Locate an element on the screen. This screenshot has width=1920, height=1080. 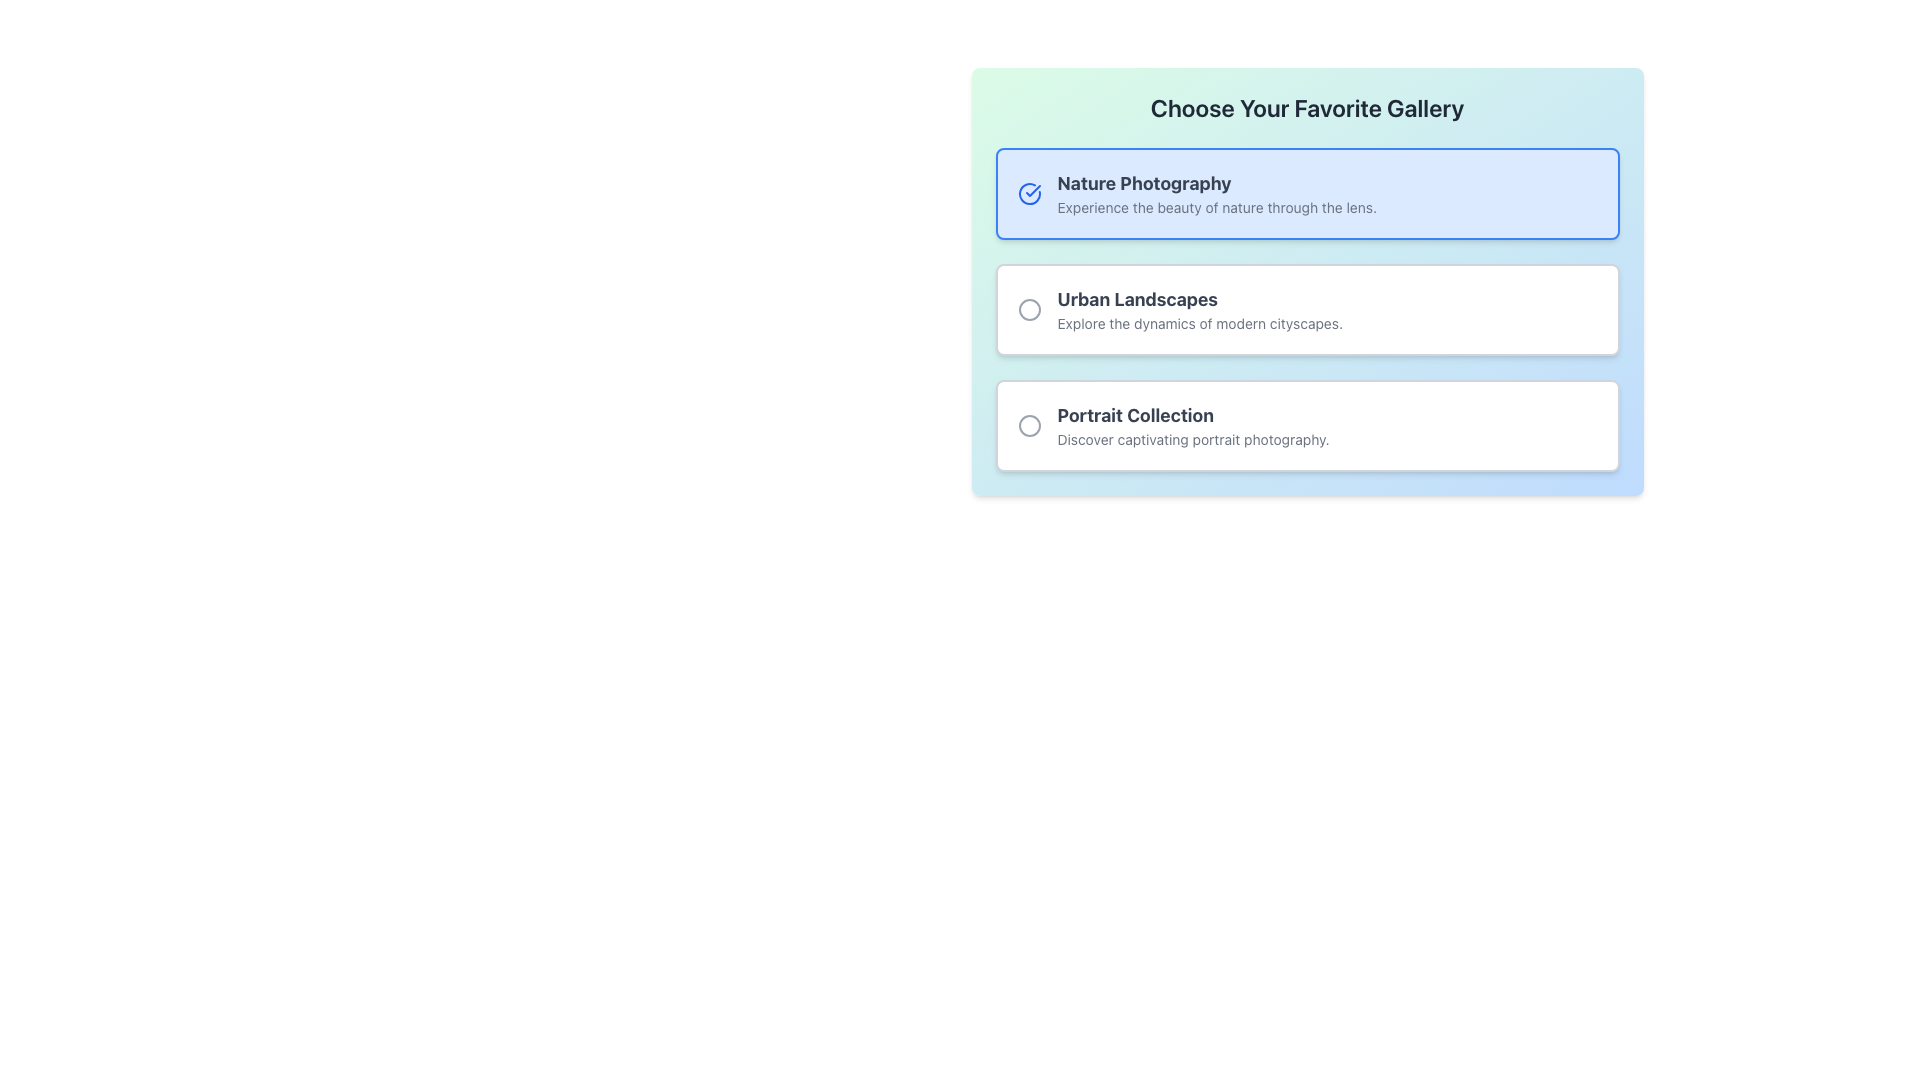
the blue checkmark symbol within the selection confirmation icon located at the top-left of the 'Nature Photography' selection item is located at coordinates (1032, 191).